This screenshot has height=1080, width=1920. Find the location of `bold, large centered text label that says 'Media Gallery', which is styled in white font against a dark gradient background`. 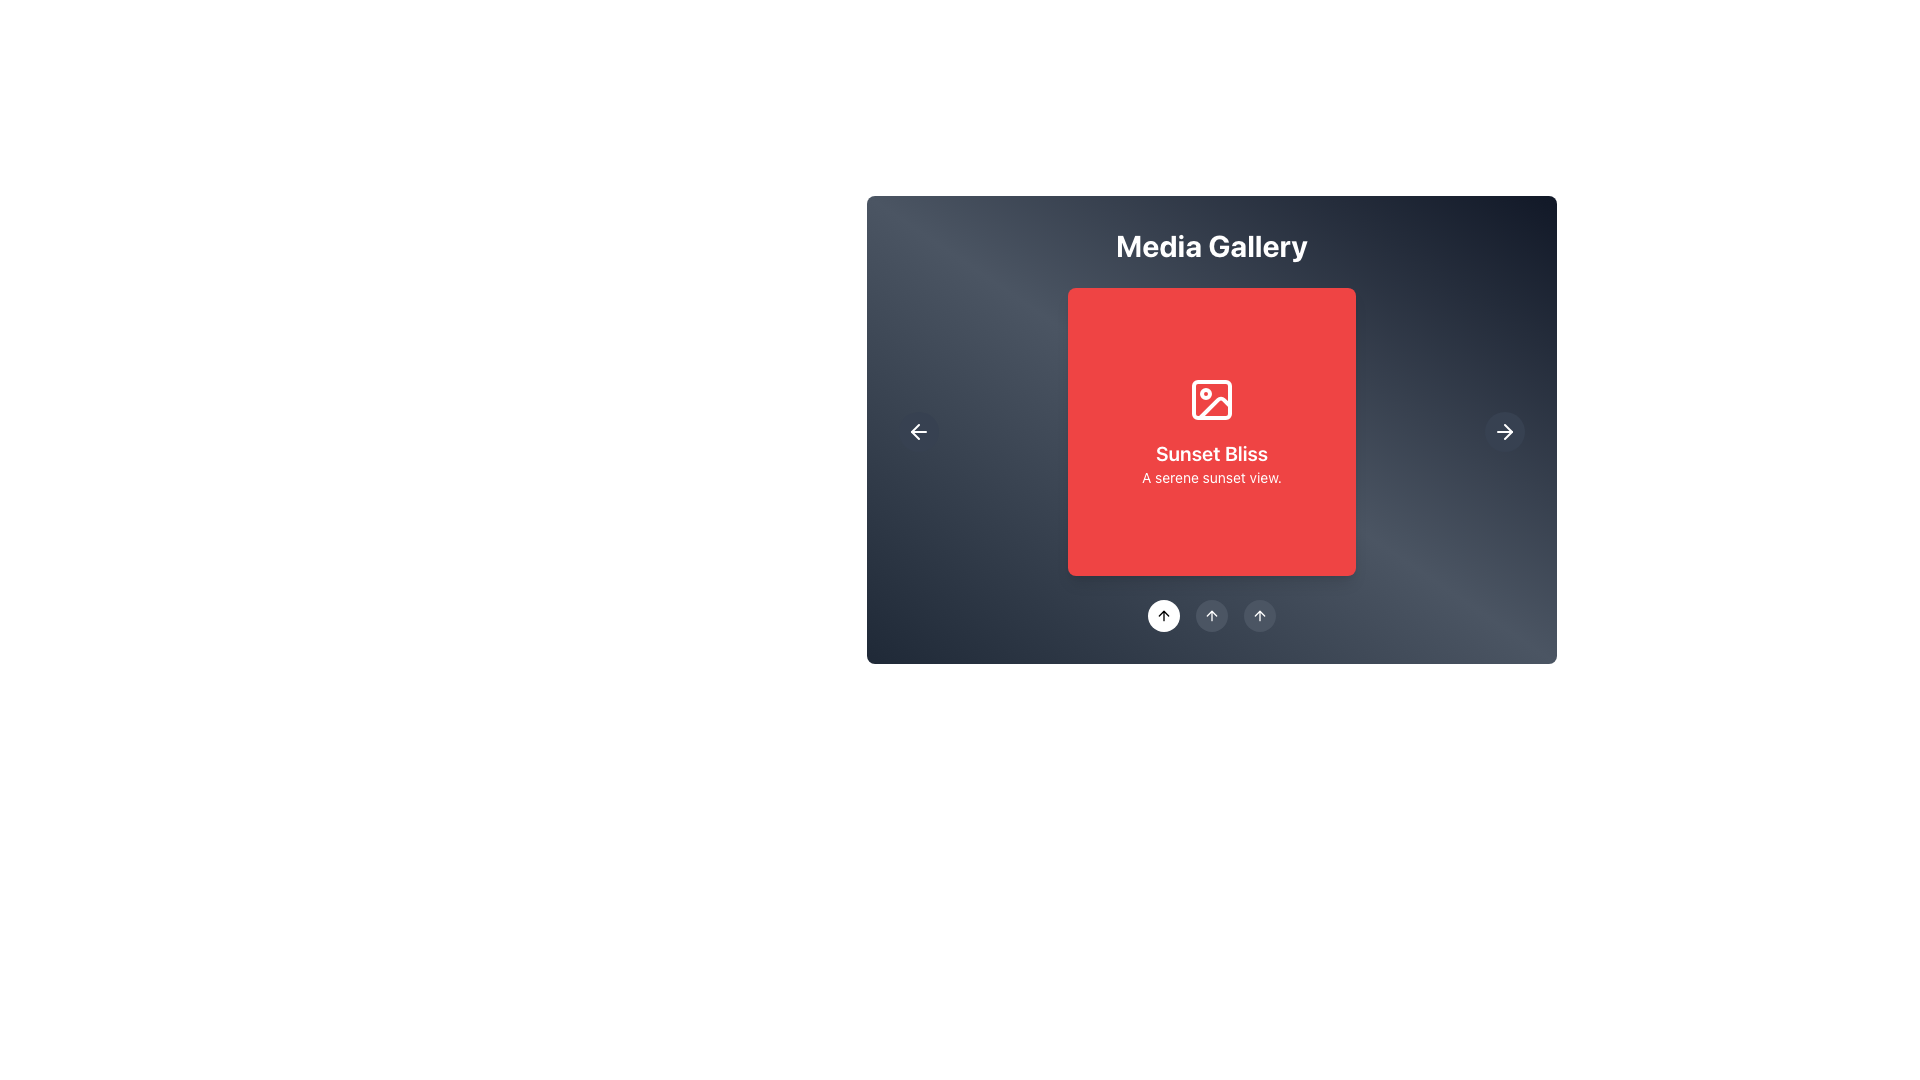

bold, large centered text label that says 'Media Gallery', which is styled in white font against a dark gradient background is located at coordinates (1210, 245).